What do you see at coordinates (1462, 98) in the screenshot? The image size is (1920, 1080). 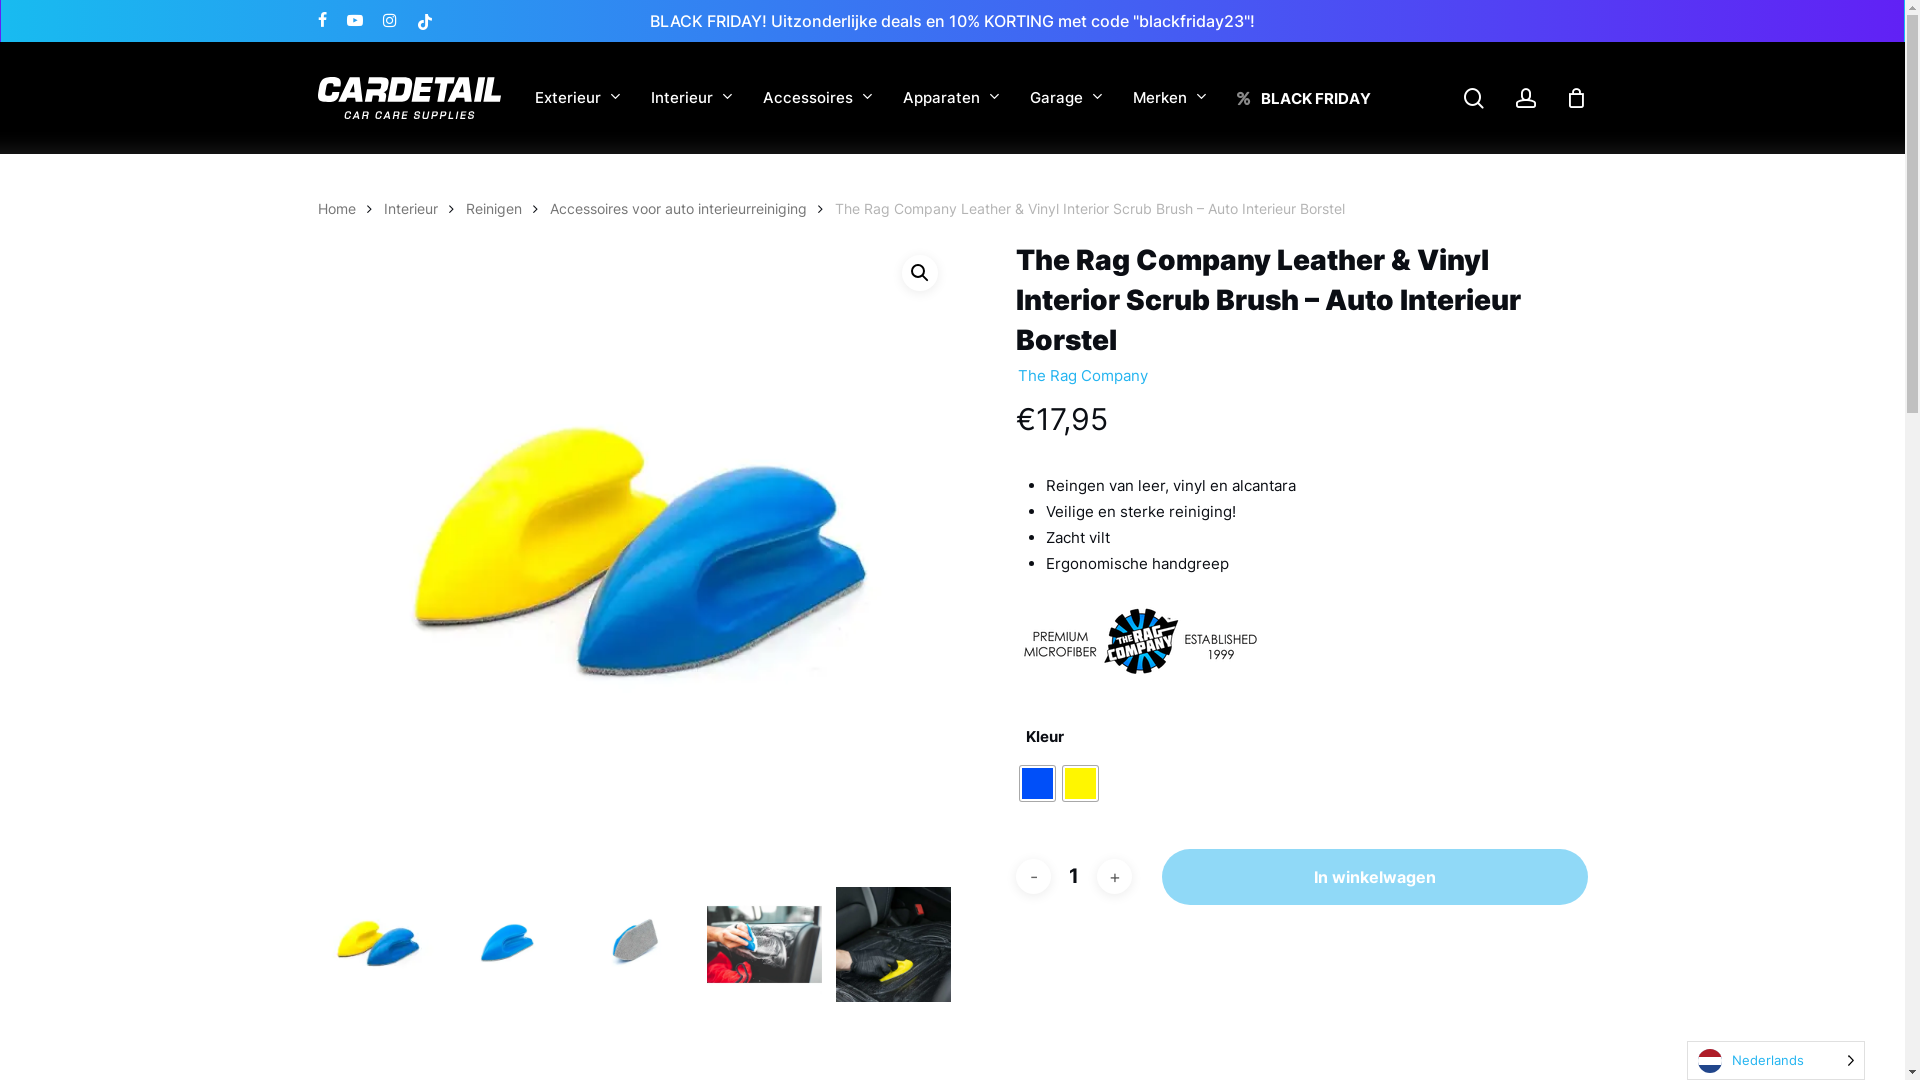 I see `'search'` at bounding box center [1462, 98].